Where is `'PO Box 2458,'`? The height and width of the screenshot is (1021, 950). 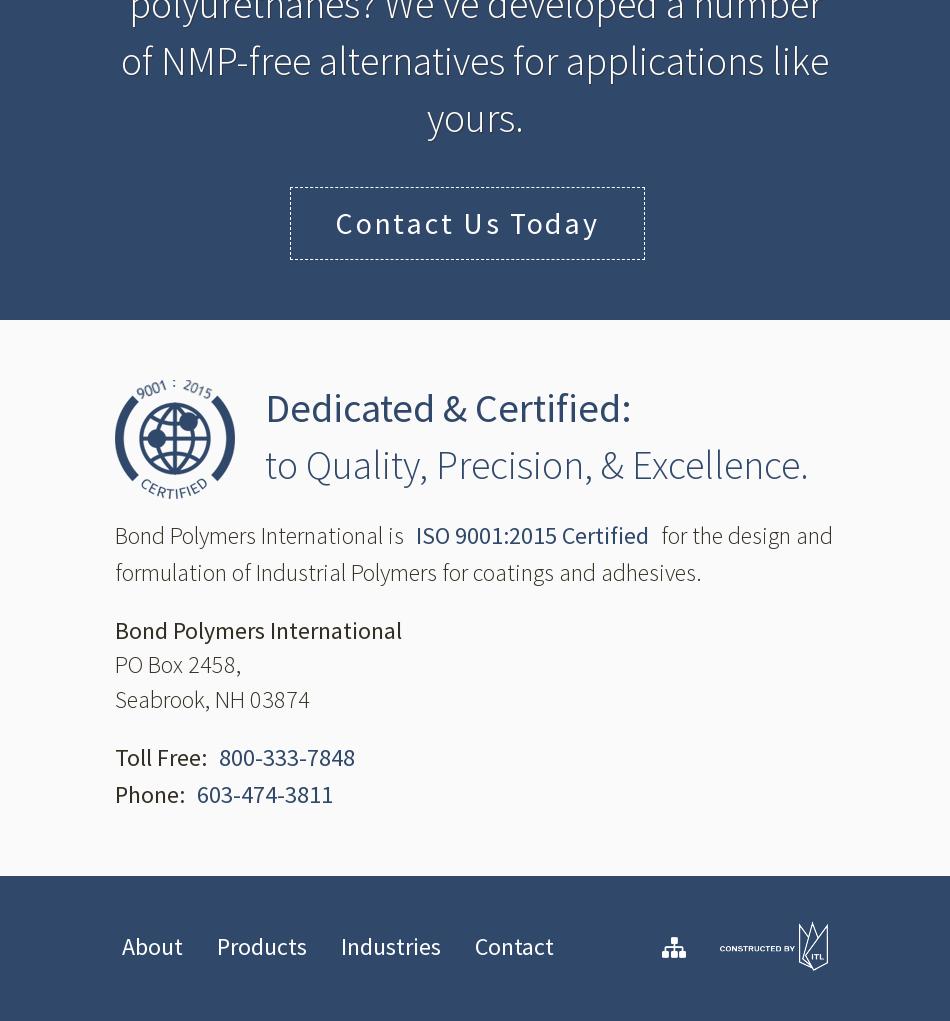
'PO Box 2458,' is located at coordinates (178, 663).